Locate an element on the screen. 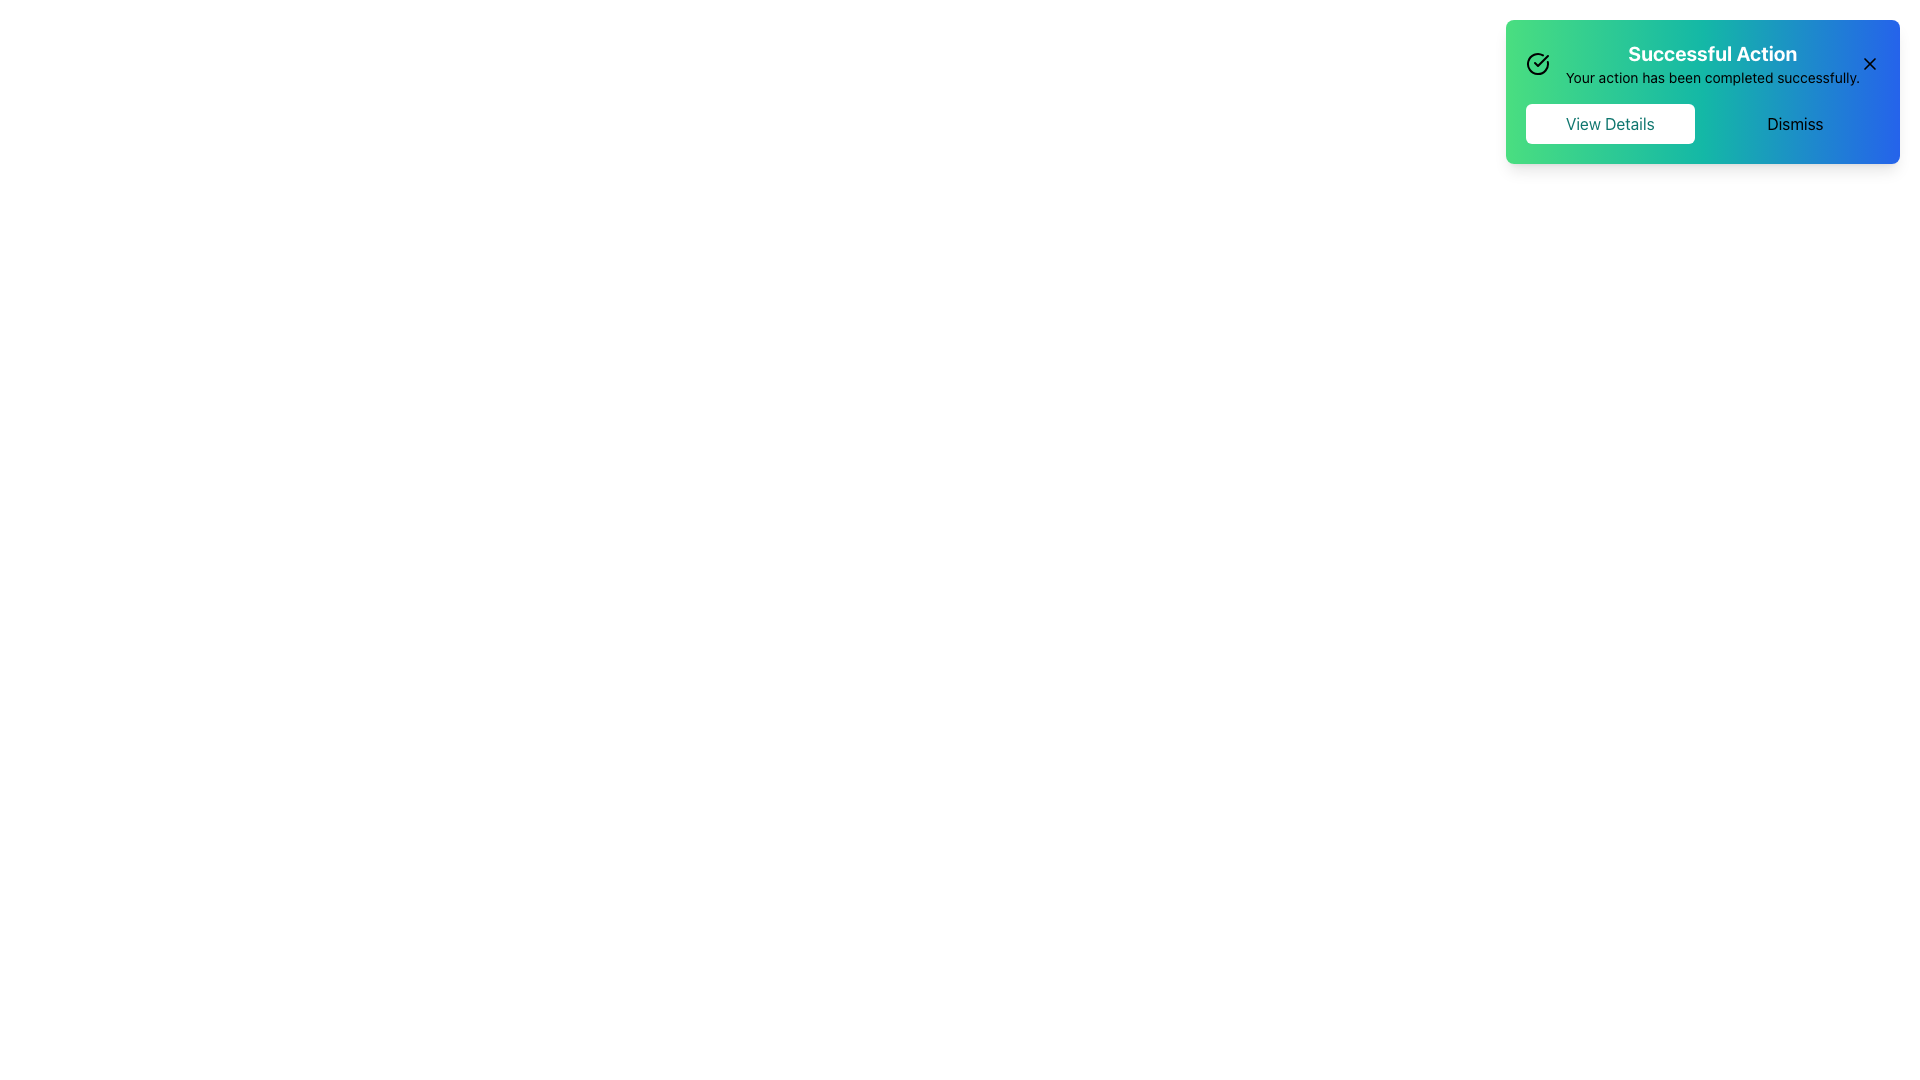 The image size is (1920, 1080). the title text of the notification that indicates the success of an action, located in the top-right corner of the UI is located at coordinates (1711, 53).